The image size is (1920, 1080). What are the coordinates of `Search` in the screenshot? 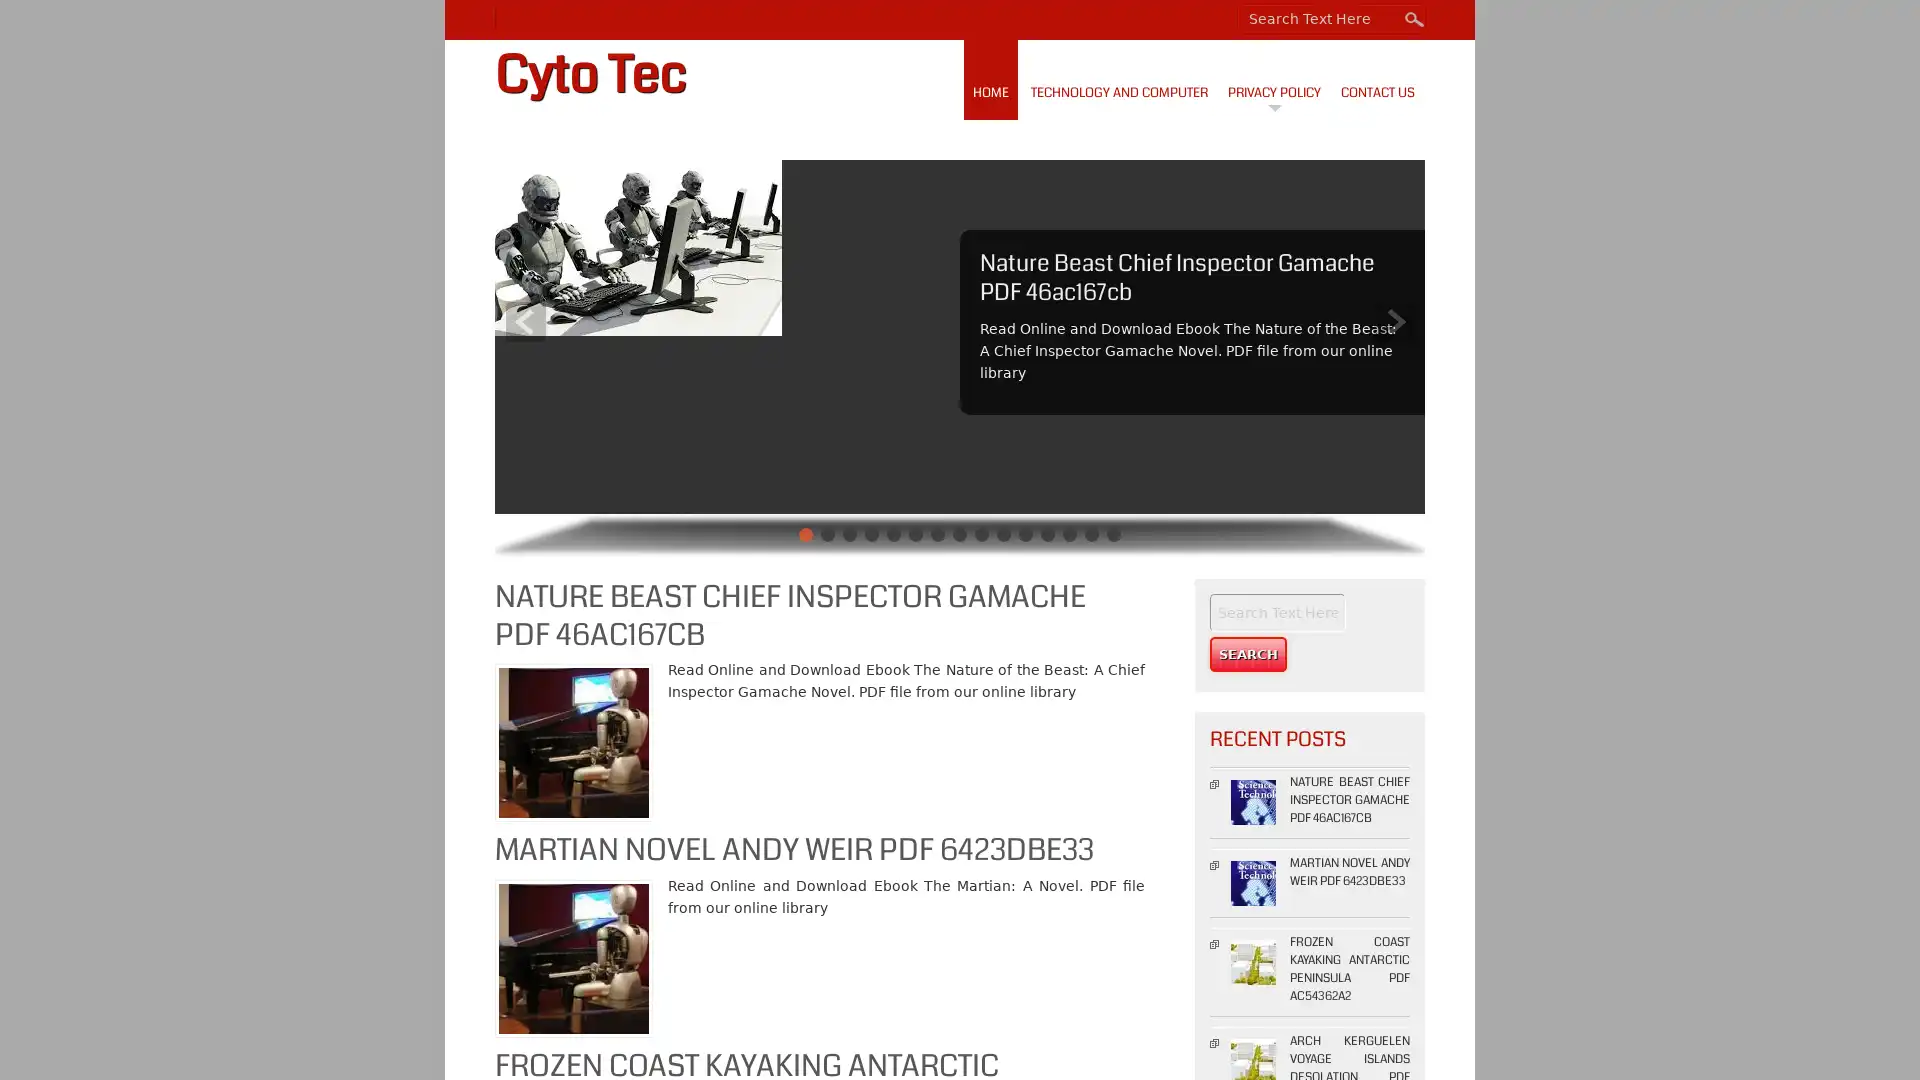 It's located at (1247, 654).